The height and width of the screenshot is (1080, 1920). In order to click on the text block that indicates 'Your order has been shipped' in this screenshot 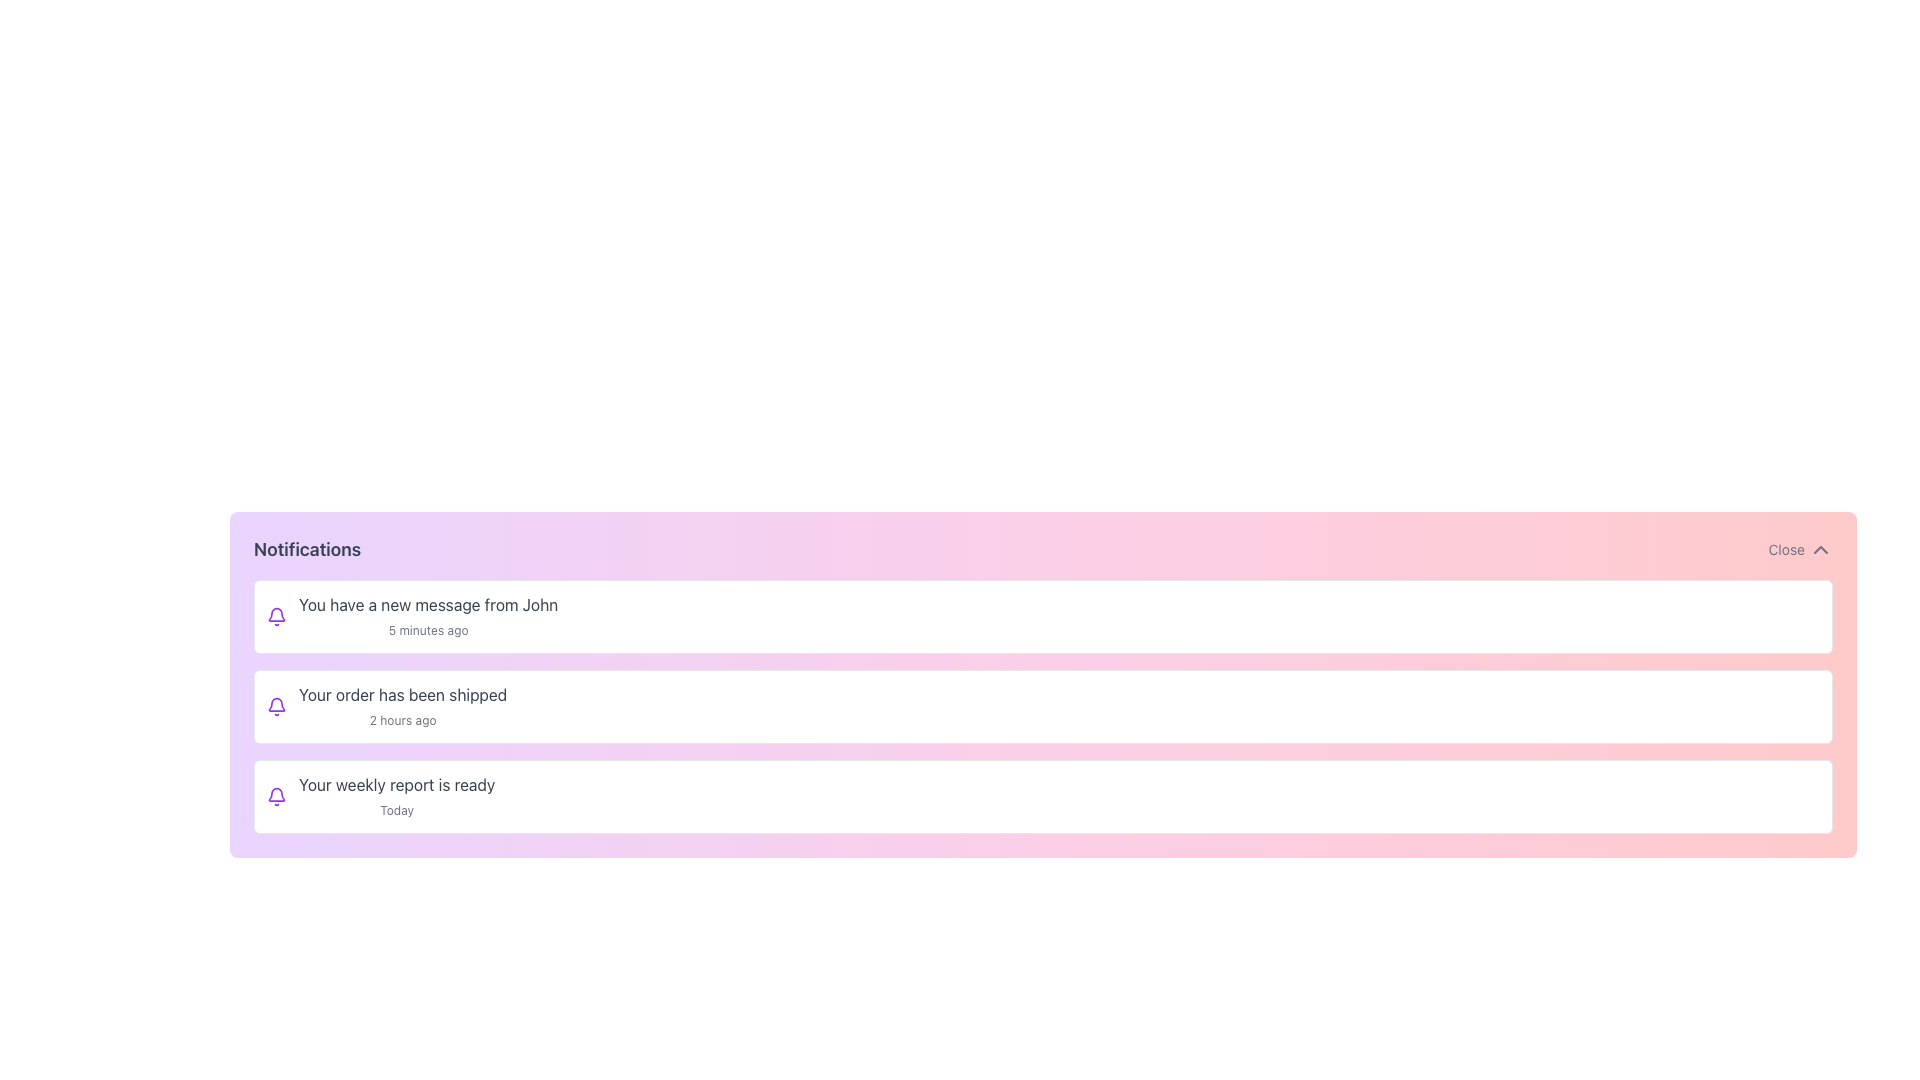, I will do `click(402, 705)`.